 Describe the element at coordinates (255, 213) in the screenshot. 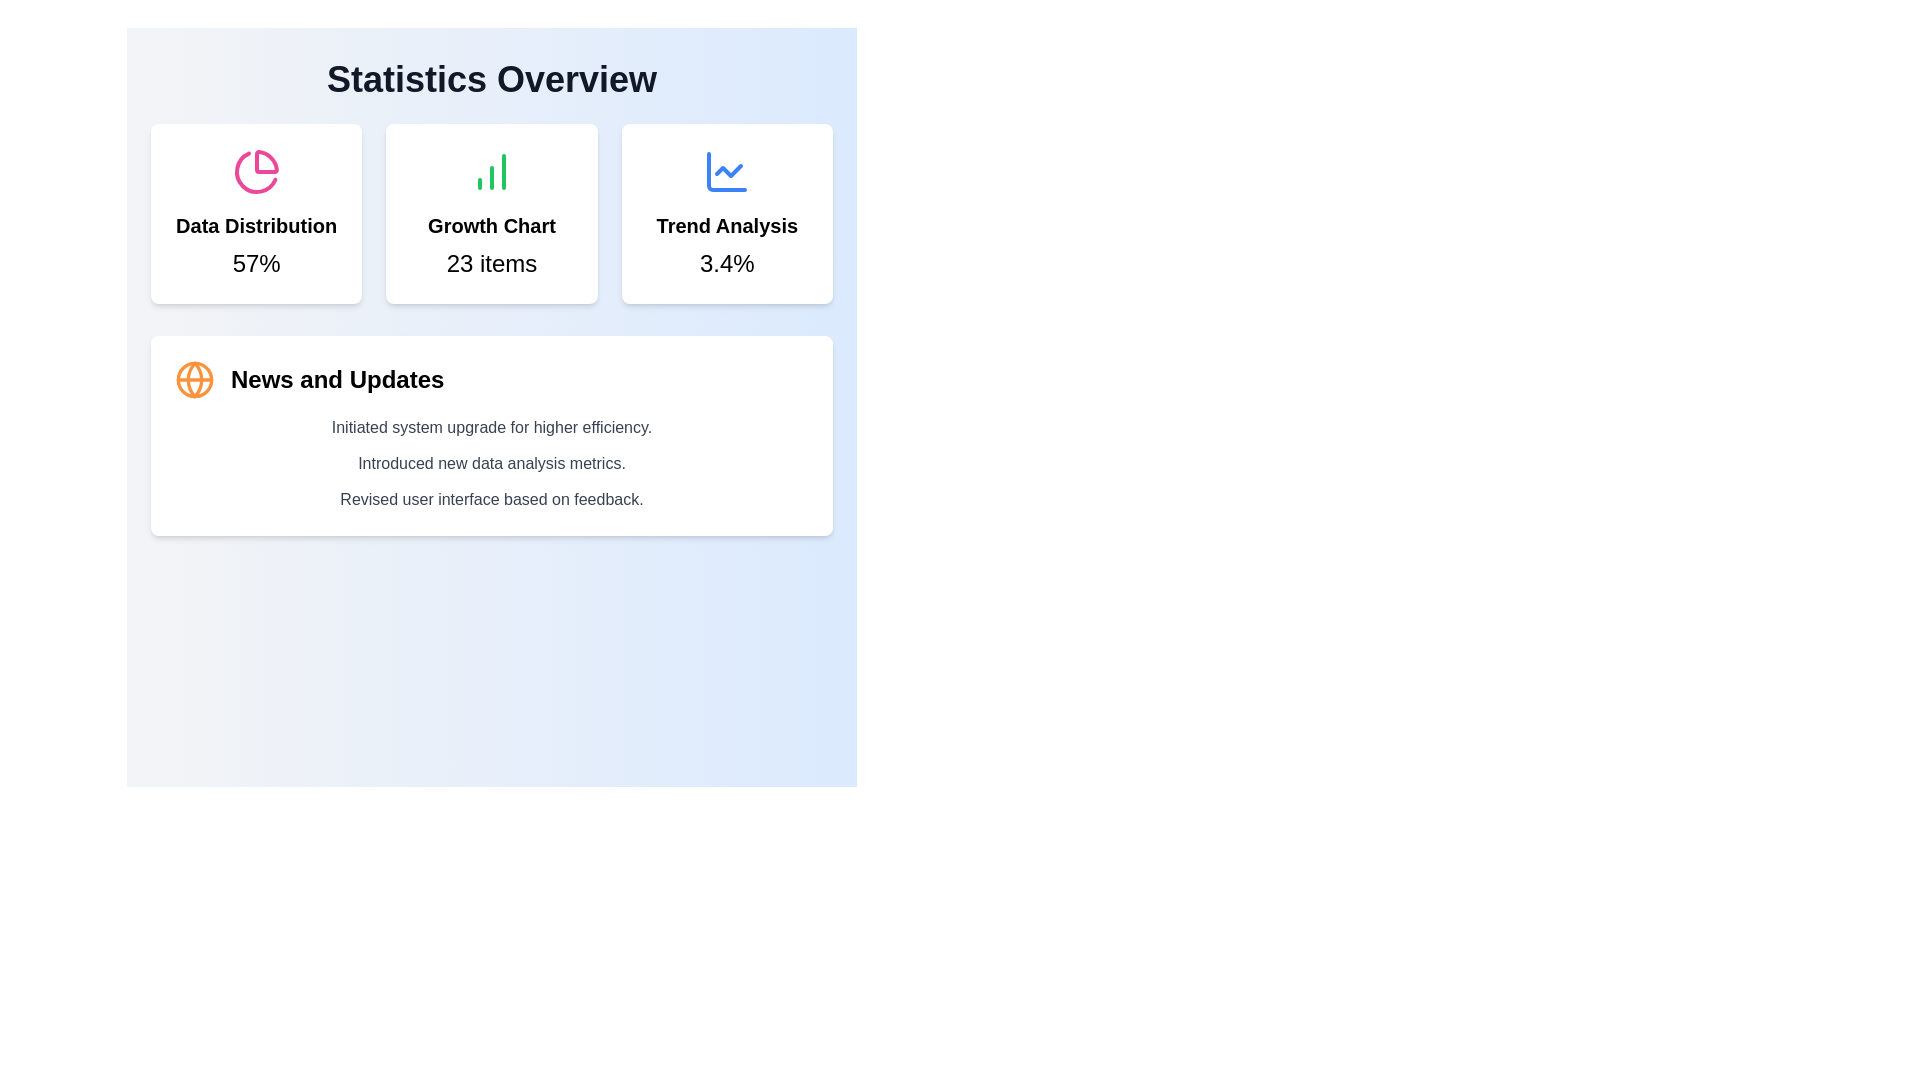

I see `the Informative Card displaying the 'Data Distribution' title and '57%' percentage, which is the leftmost card in the row below the 'Statistics Overview' heading` at that location.